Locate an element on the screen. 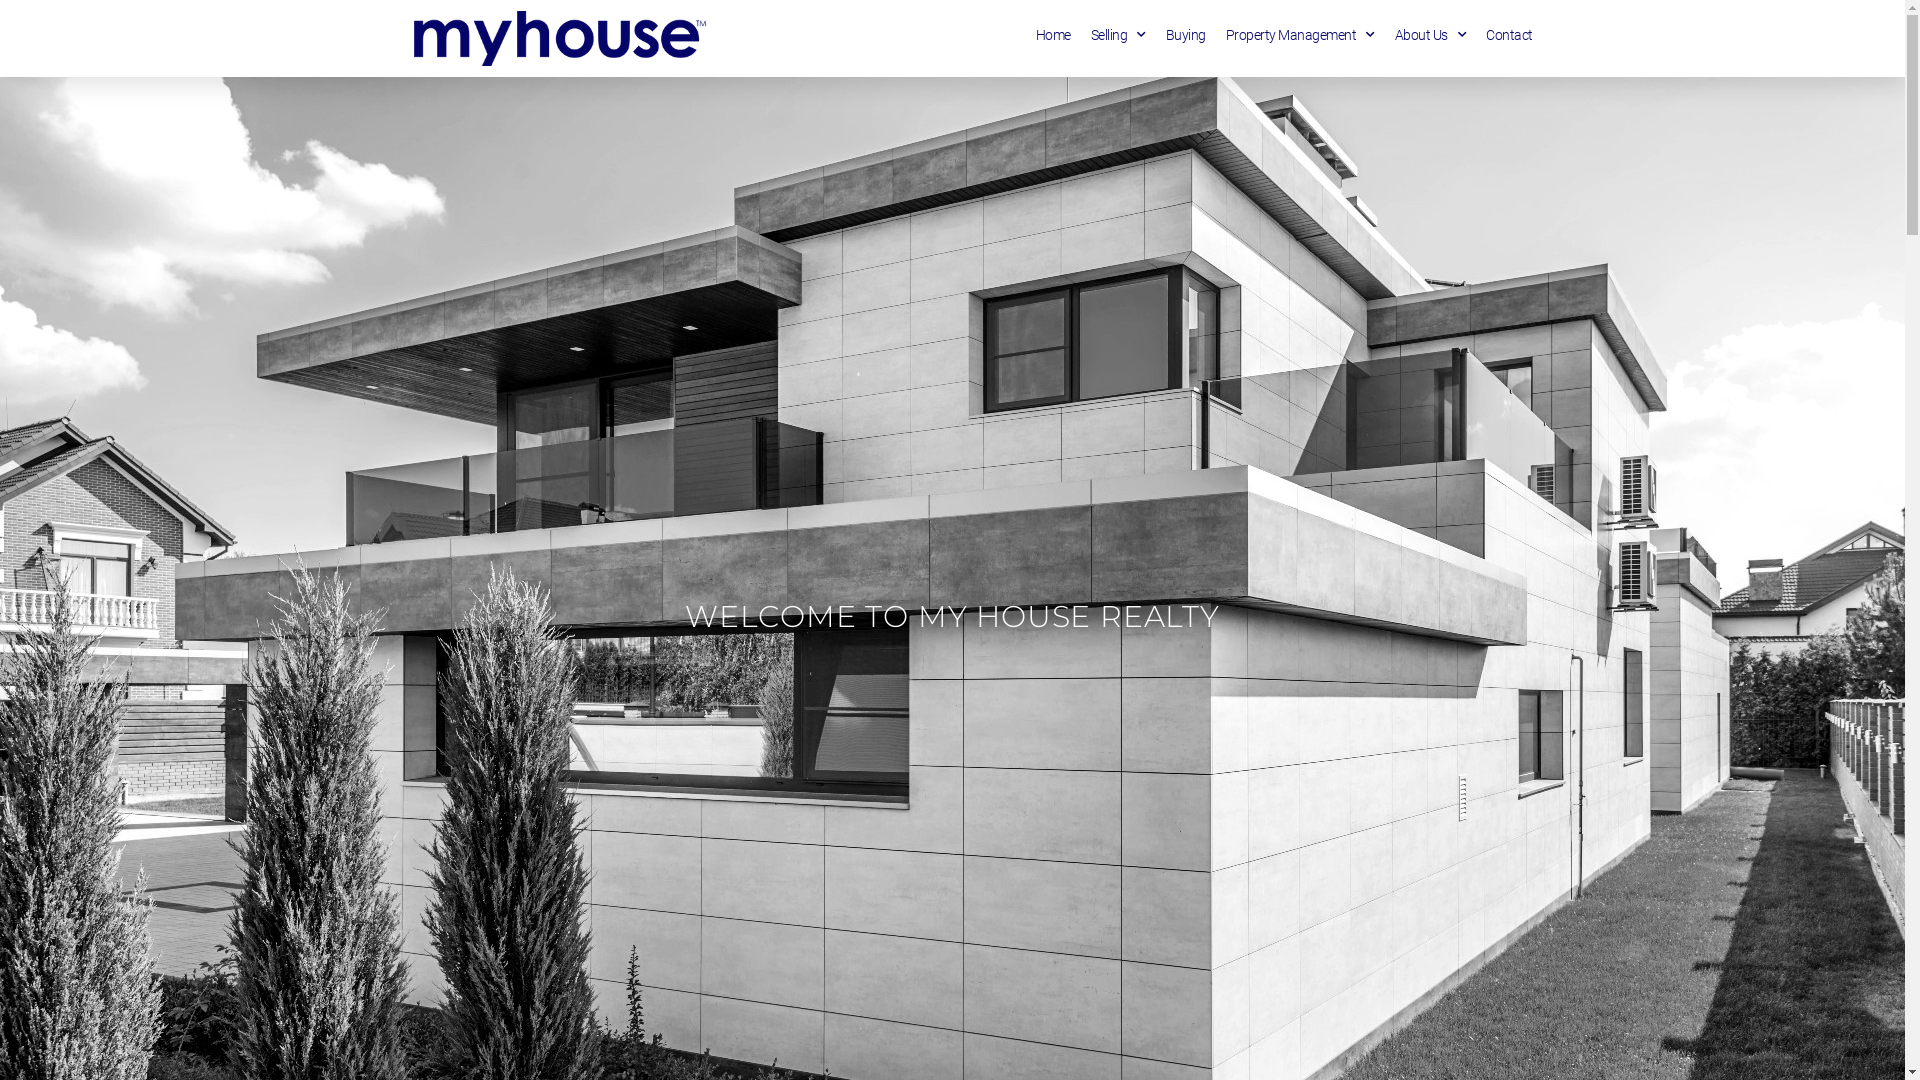 The width and height of the screenshot is (1920, 1080). 'Home' is located at coordinates (1036, 34).